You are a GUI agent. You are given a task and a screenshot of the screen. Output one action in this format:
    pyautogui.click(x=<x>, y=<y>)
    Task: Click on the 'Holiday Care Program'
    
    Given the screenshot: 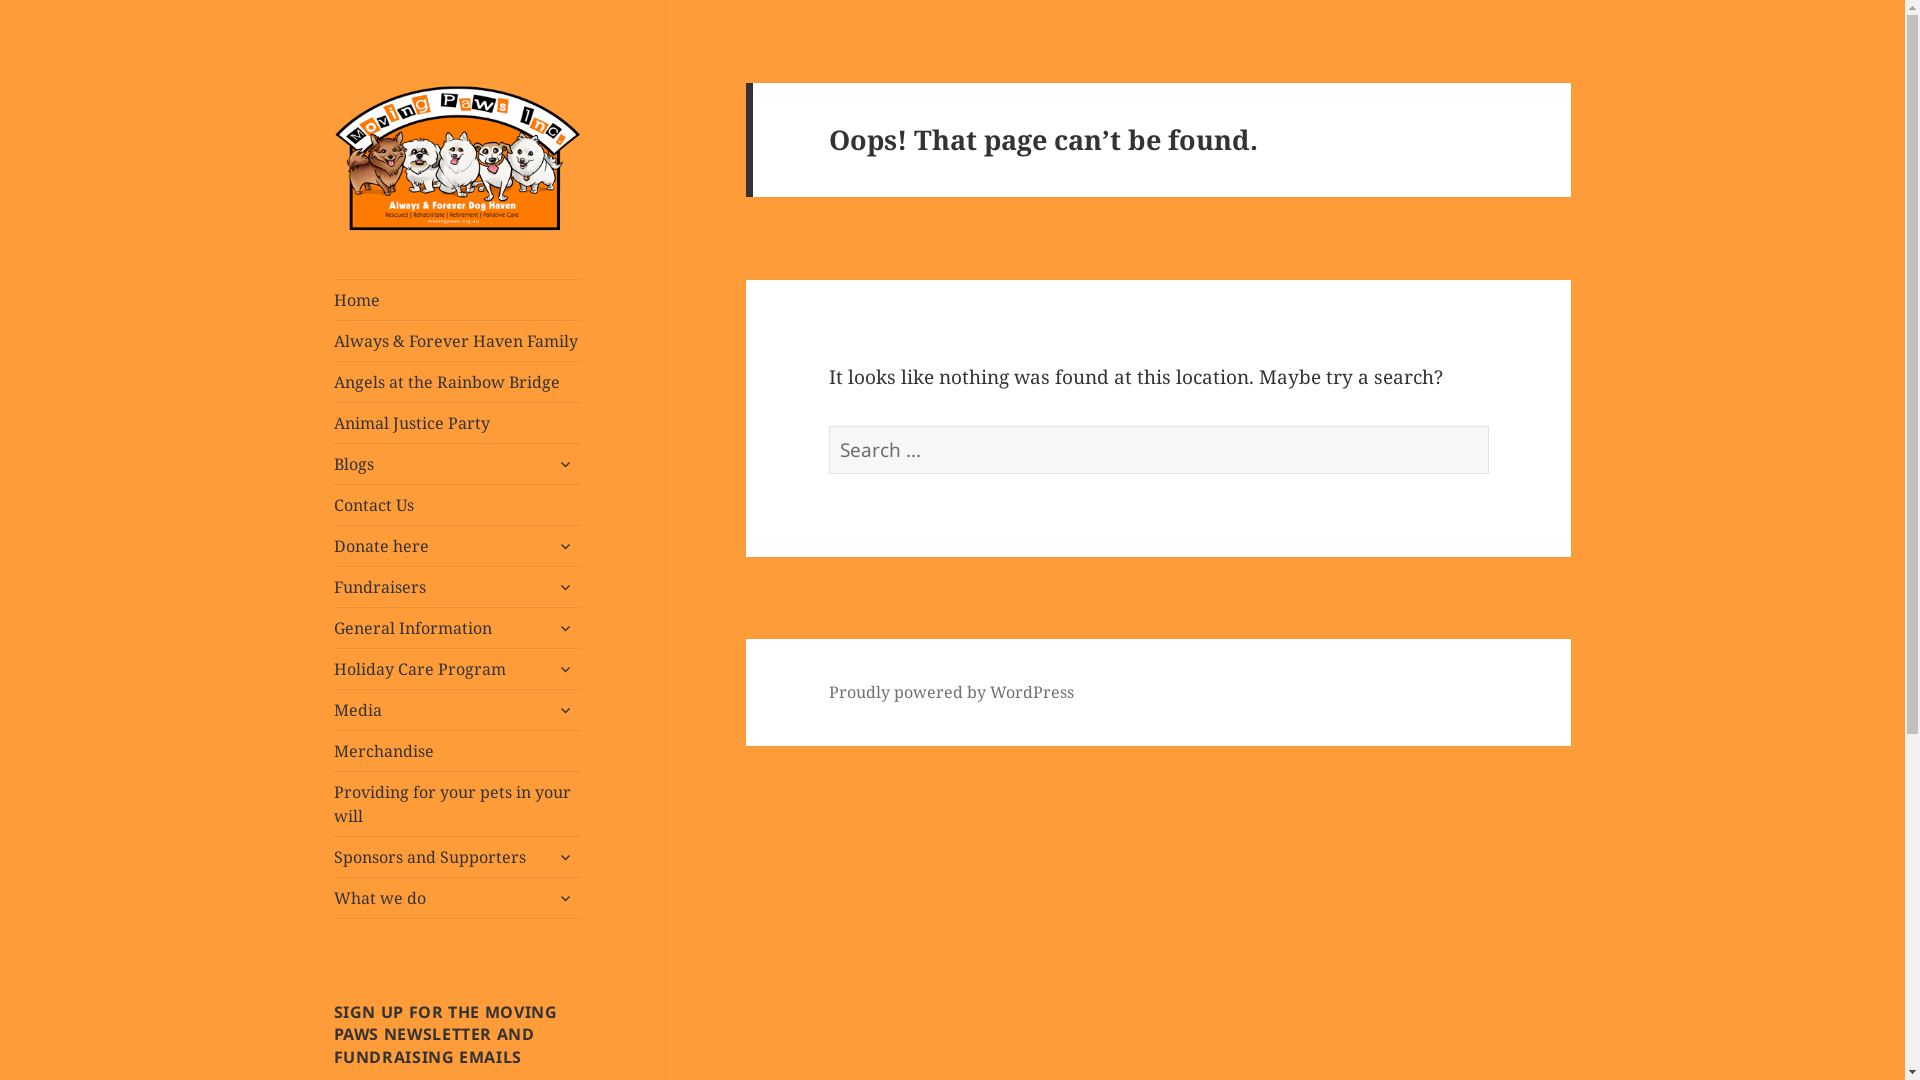 What is the action you would take?
    pyautogui.click(x=456, y=668)
    